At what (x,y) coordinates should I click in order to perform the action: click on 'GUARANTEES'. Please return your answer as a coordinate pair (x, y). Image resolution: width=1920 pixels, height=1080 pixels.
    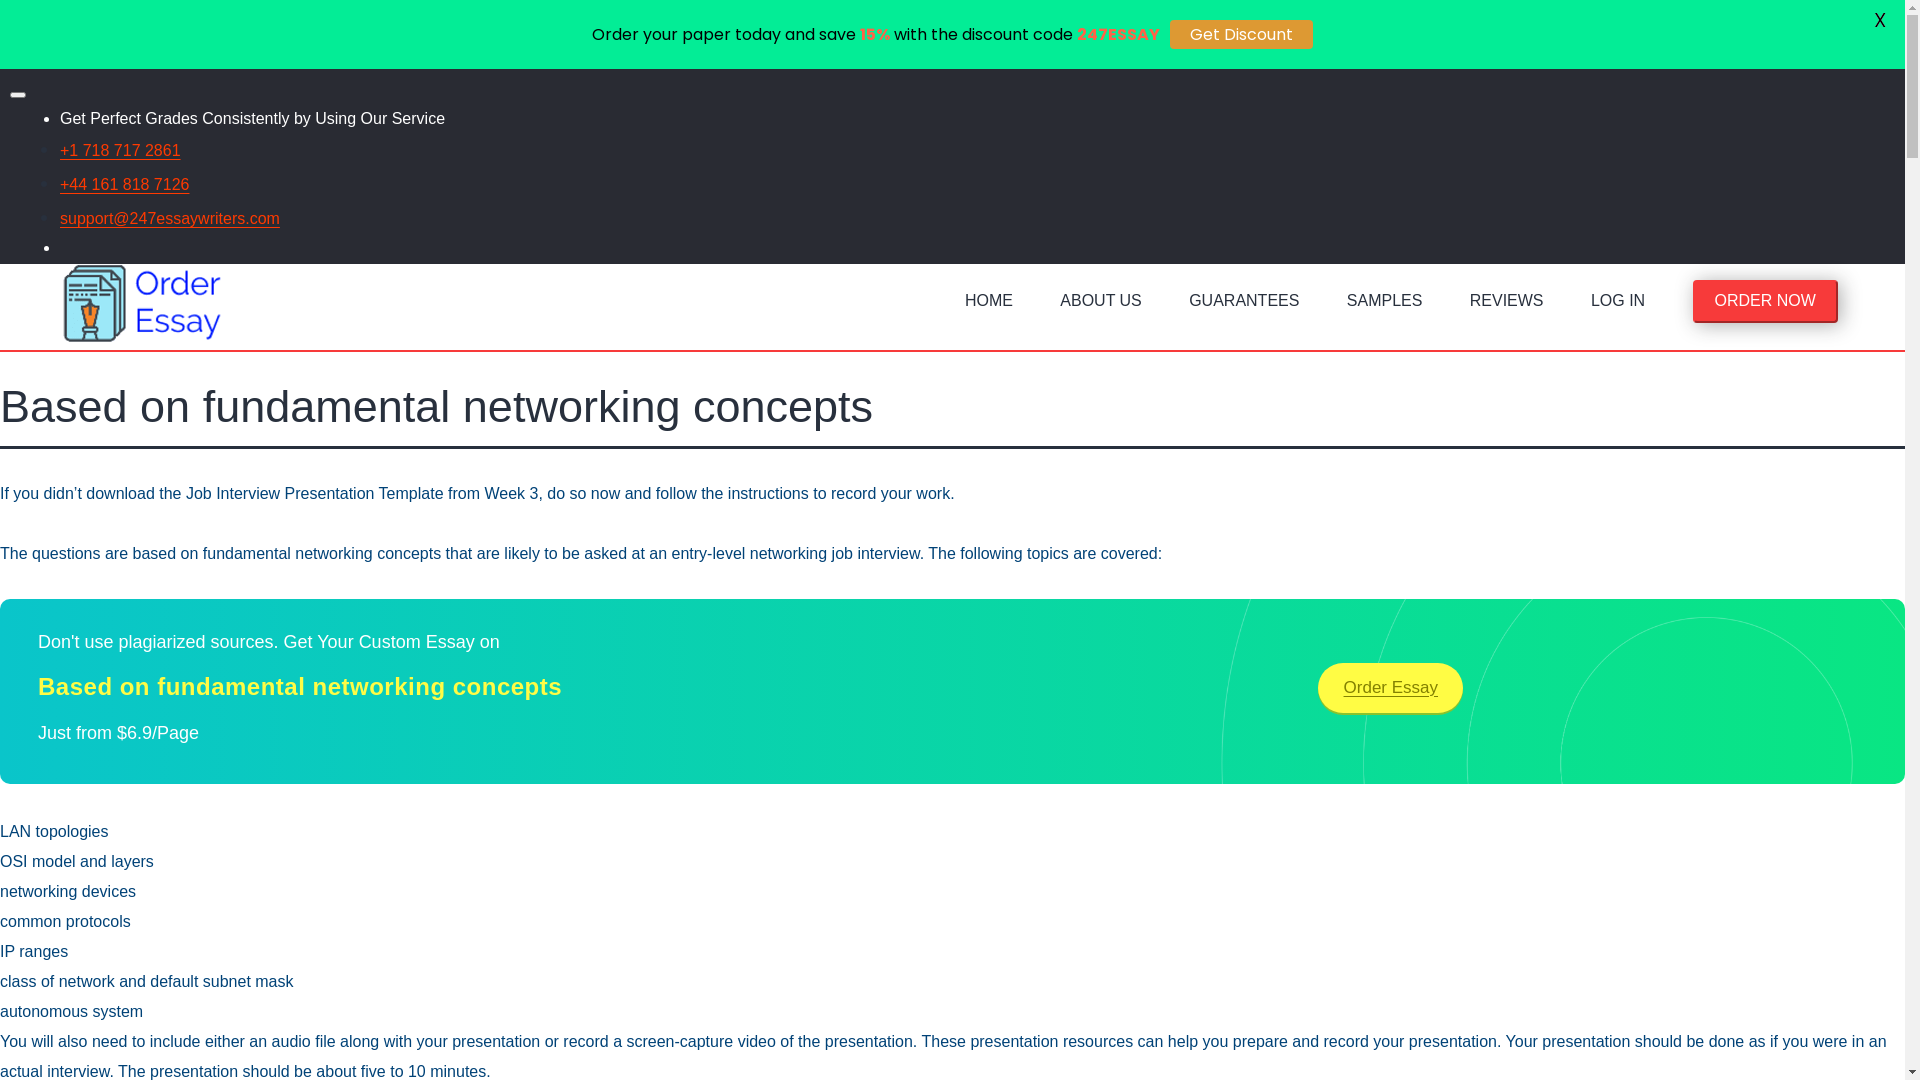
    Looking at the image, I should click on (1176, 306).